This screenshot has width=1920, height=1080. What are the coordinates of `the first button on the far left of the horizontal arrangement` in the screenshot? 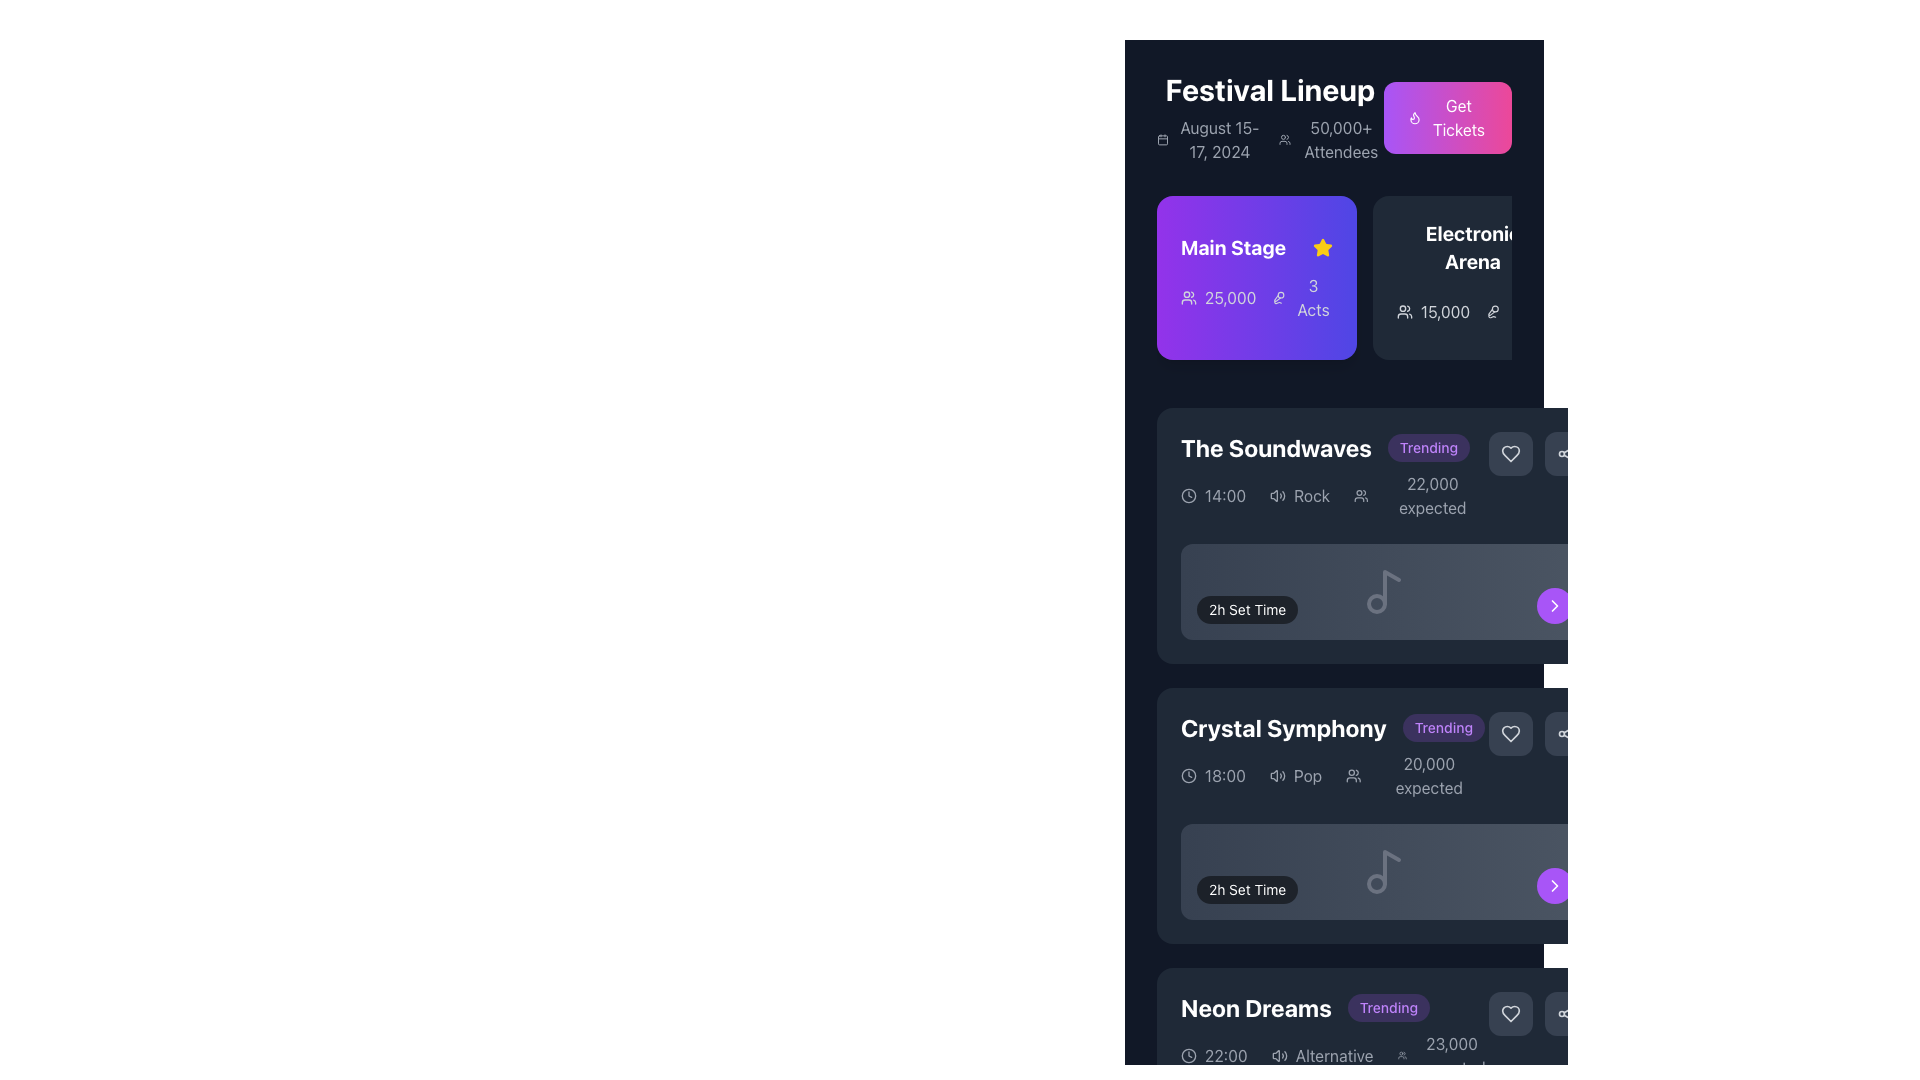 It's located at (1511, 454).